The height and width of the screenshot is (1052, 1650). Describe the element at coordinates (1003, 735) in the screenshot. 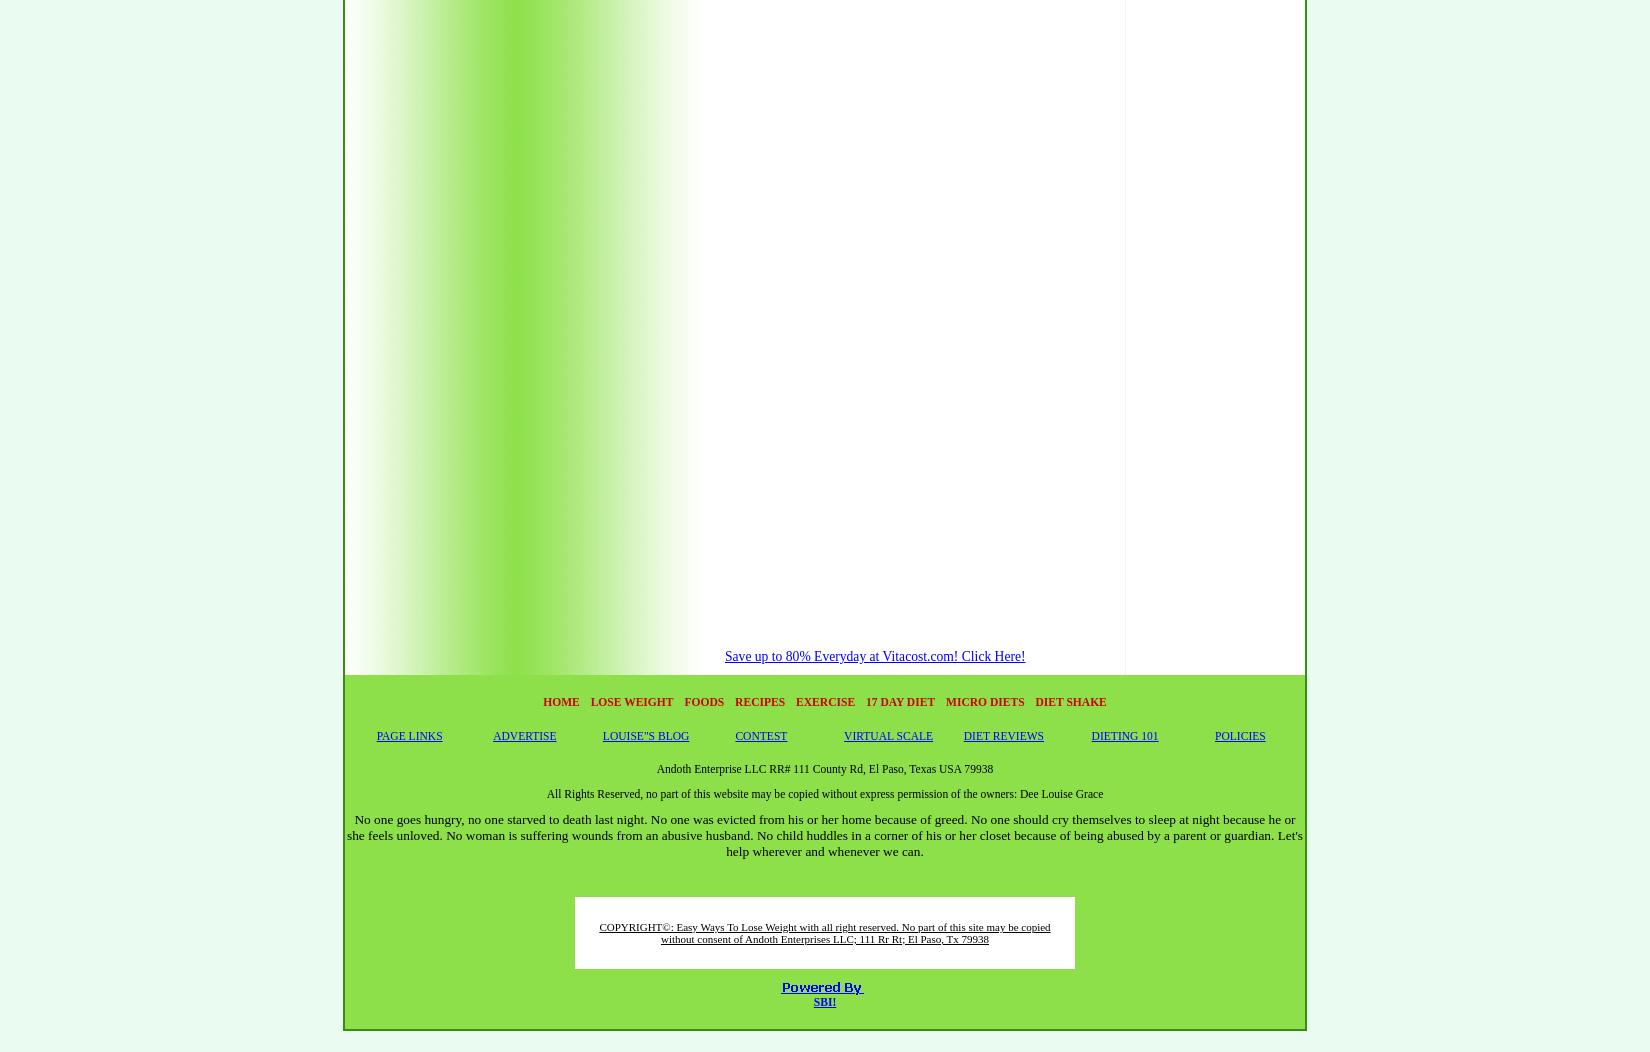

I see `'DIET REVIEWS'` at that location.